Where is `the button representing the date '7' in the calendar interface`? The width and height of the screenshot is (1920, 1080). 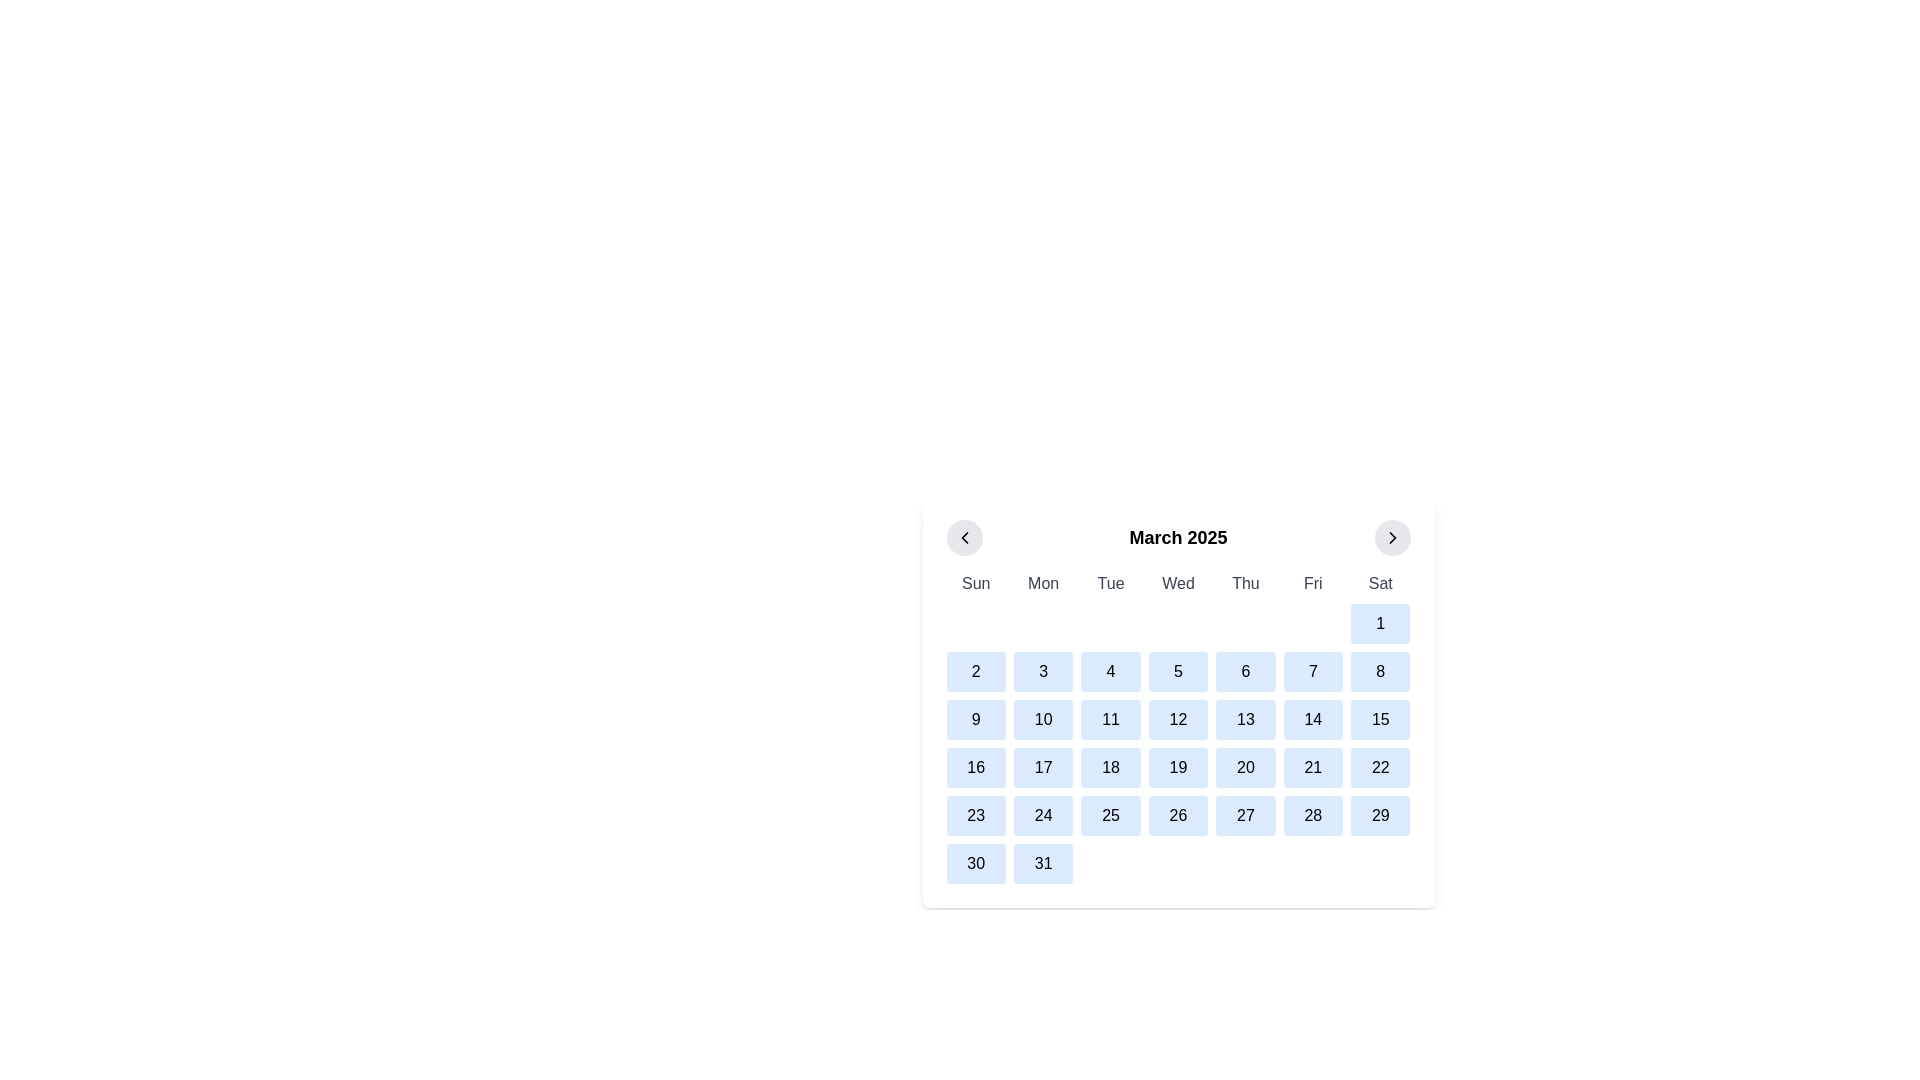
the button representing the date '7' in the calendar interface is located at coordinates (1313, 671).